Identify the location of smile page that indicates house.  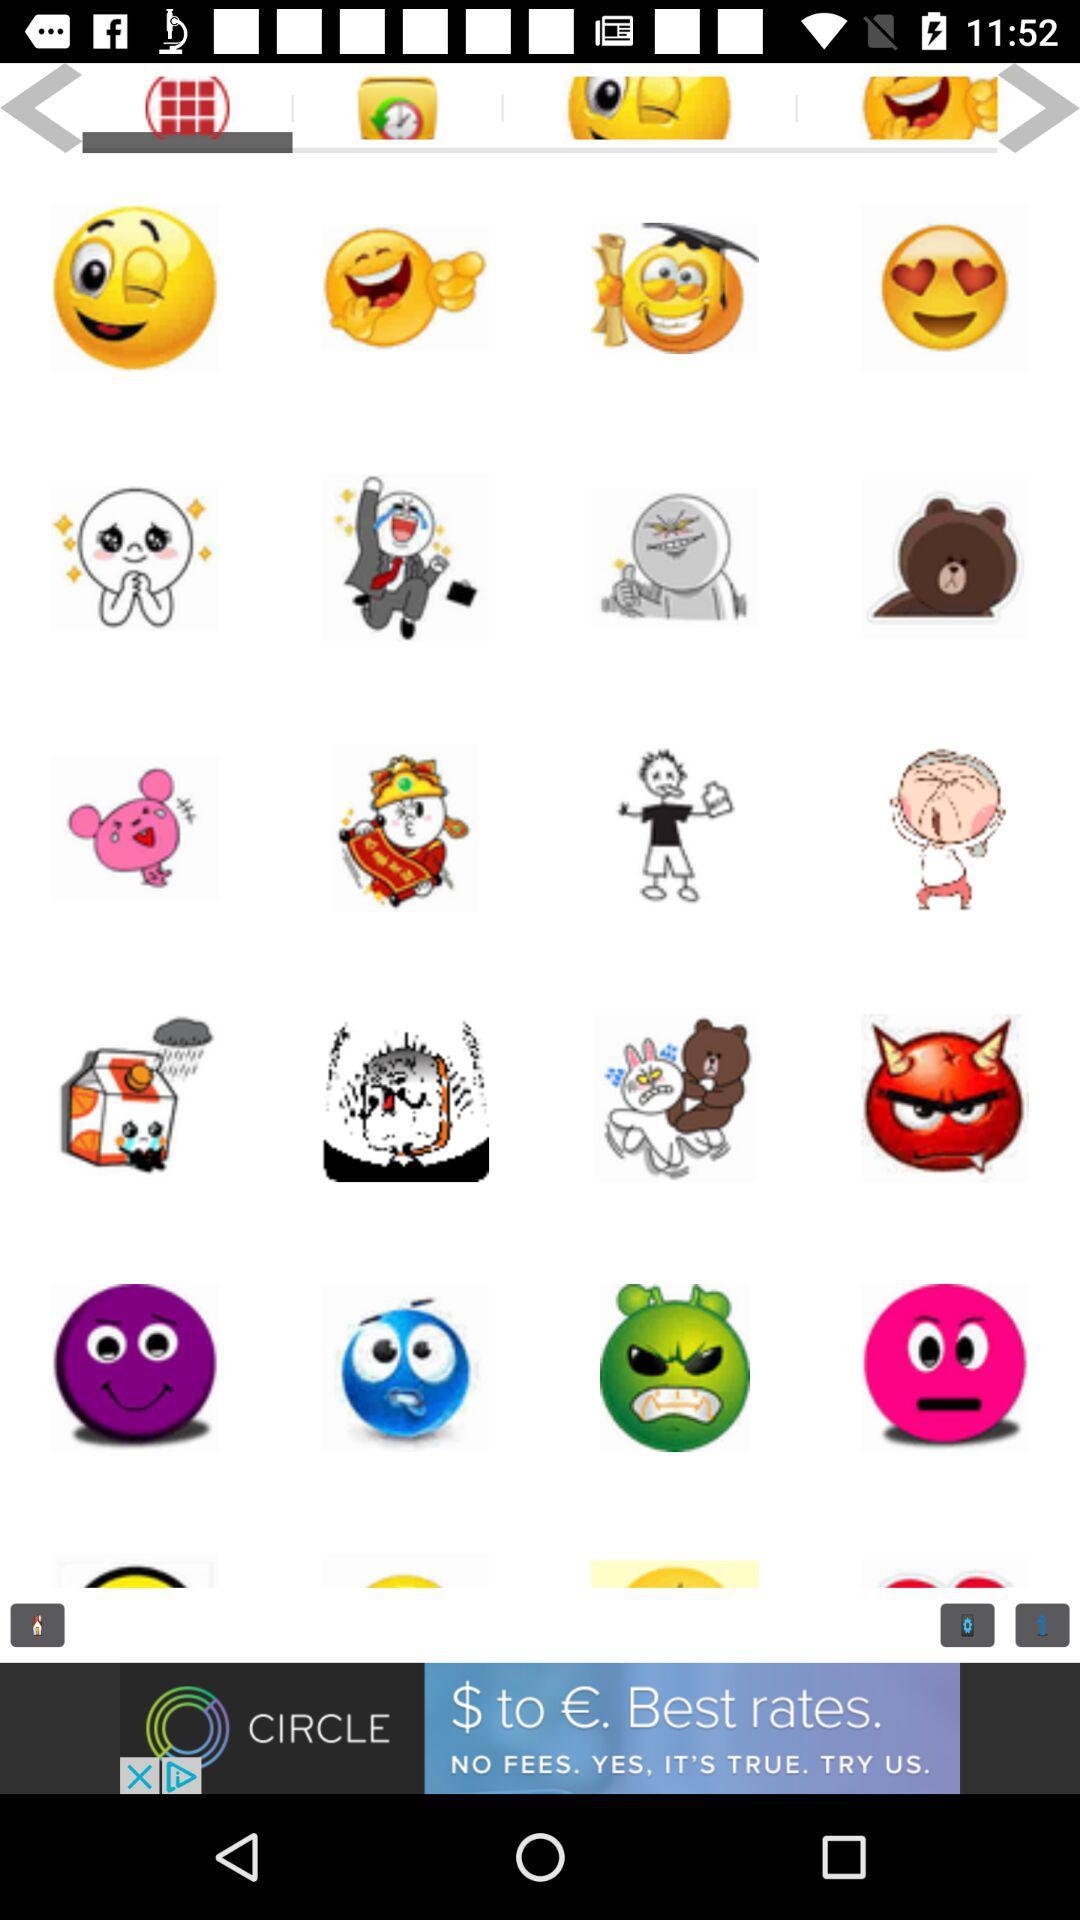
(135, 1097).